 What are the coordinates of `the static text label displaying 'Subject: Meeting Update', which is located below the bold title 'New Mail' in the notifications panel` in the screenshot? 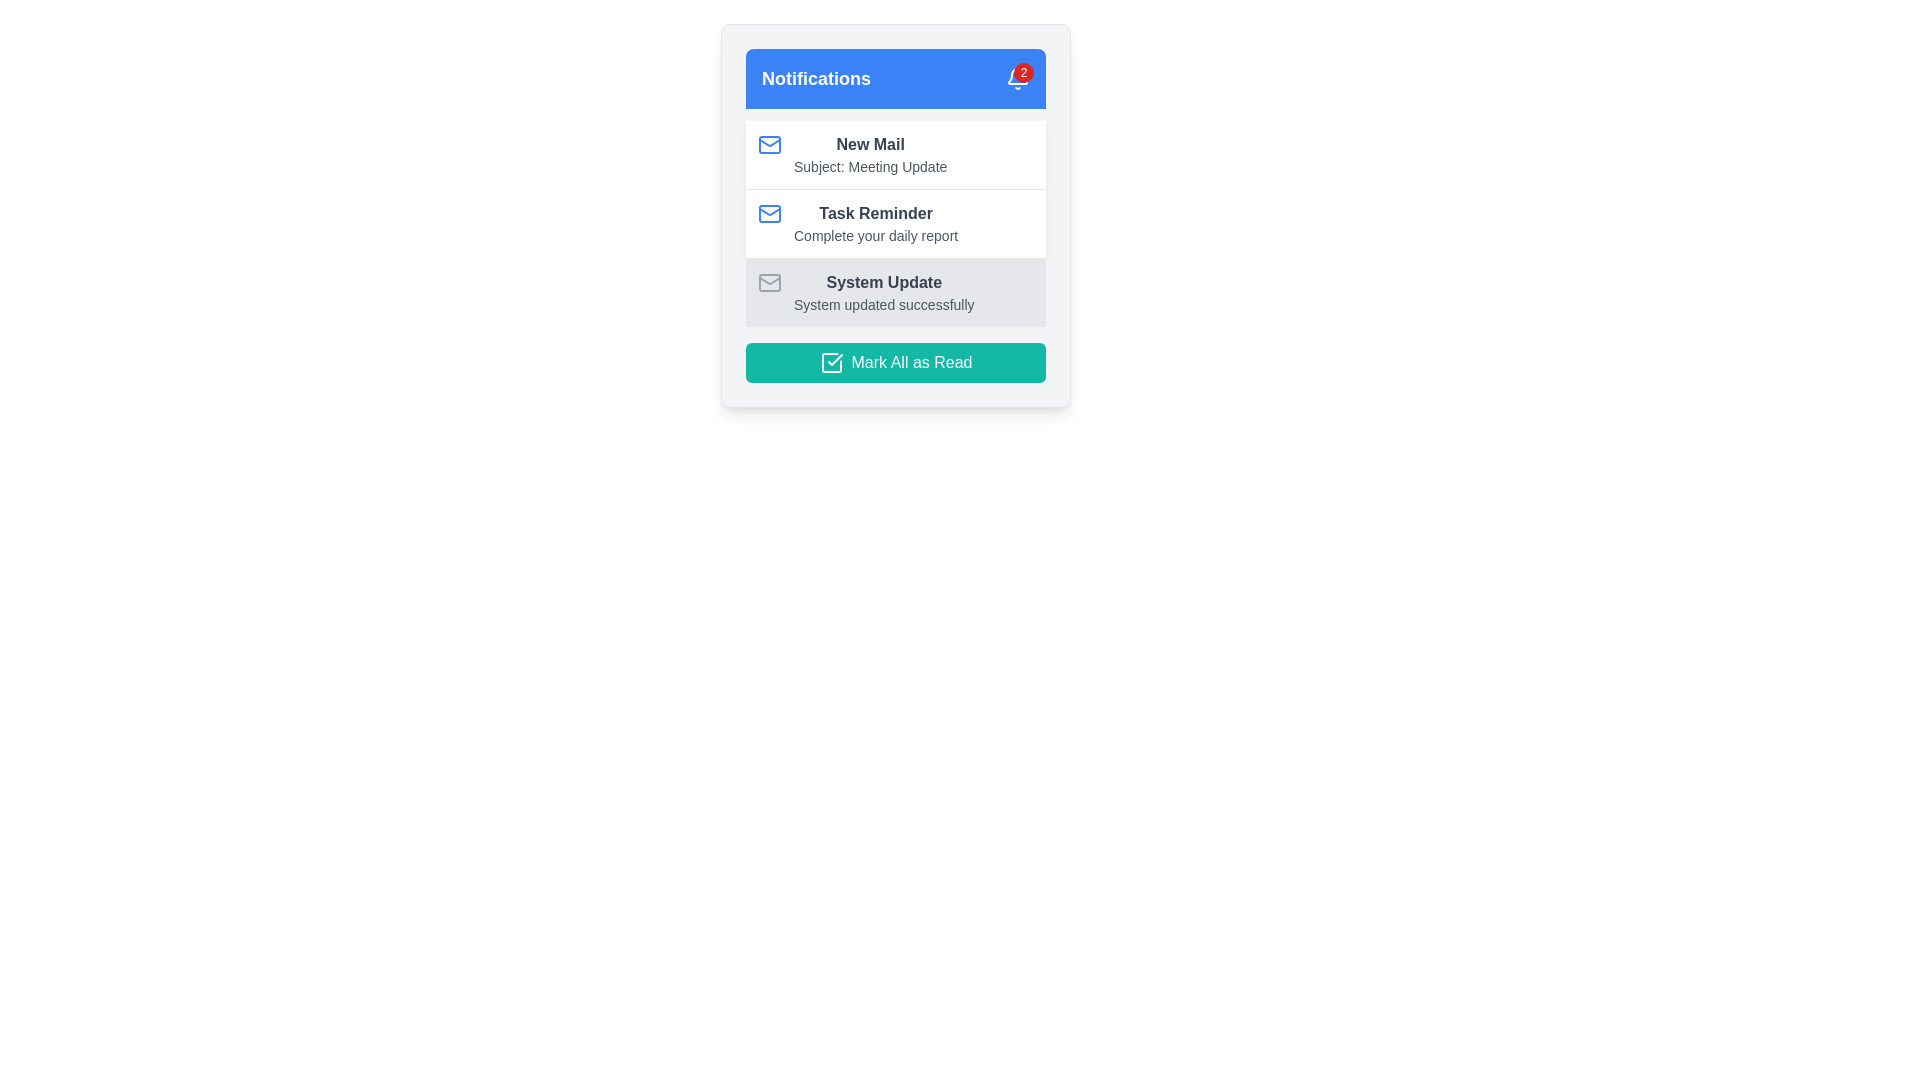 It's located at (870, 165).